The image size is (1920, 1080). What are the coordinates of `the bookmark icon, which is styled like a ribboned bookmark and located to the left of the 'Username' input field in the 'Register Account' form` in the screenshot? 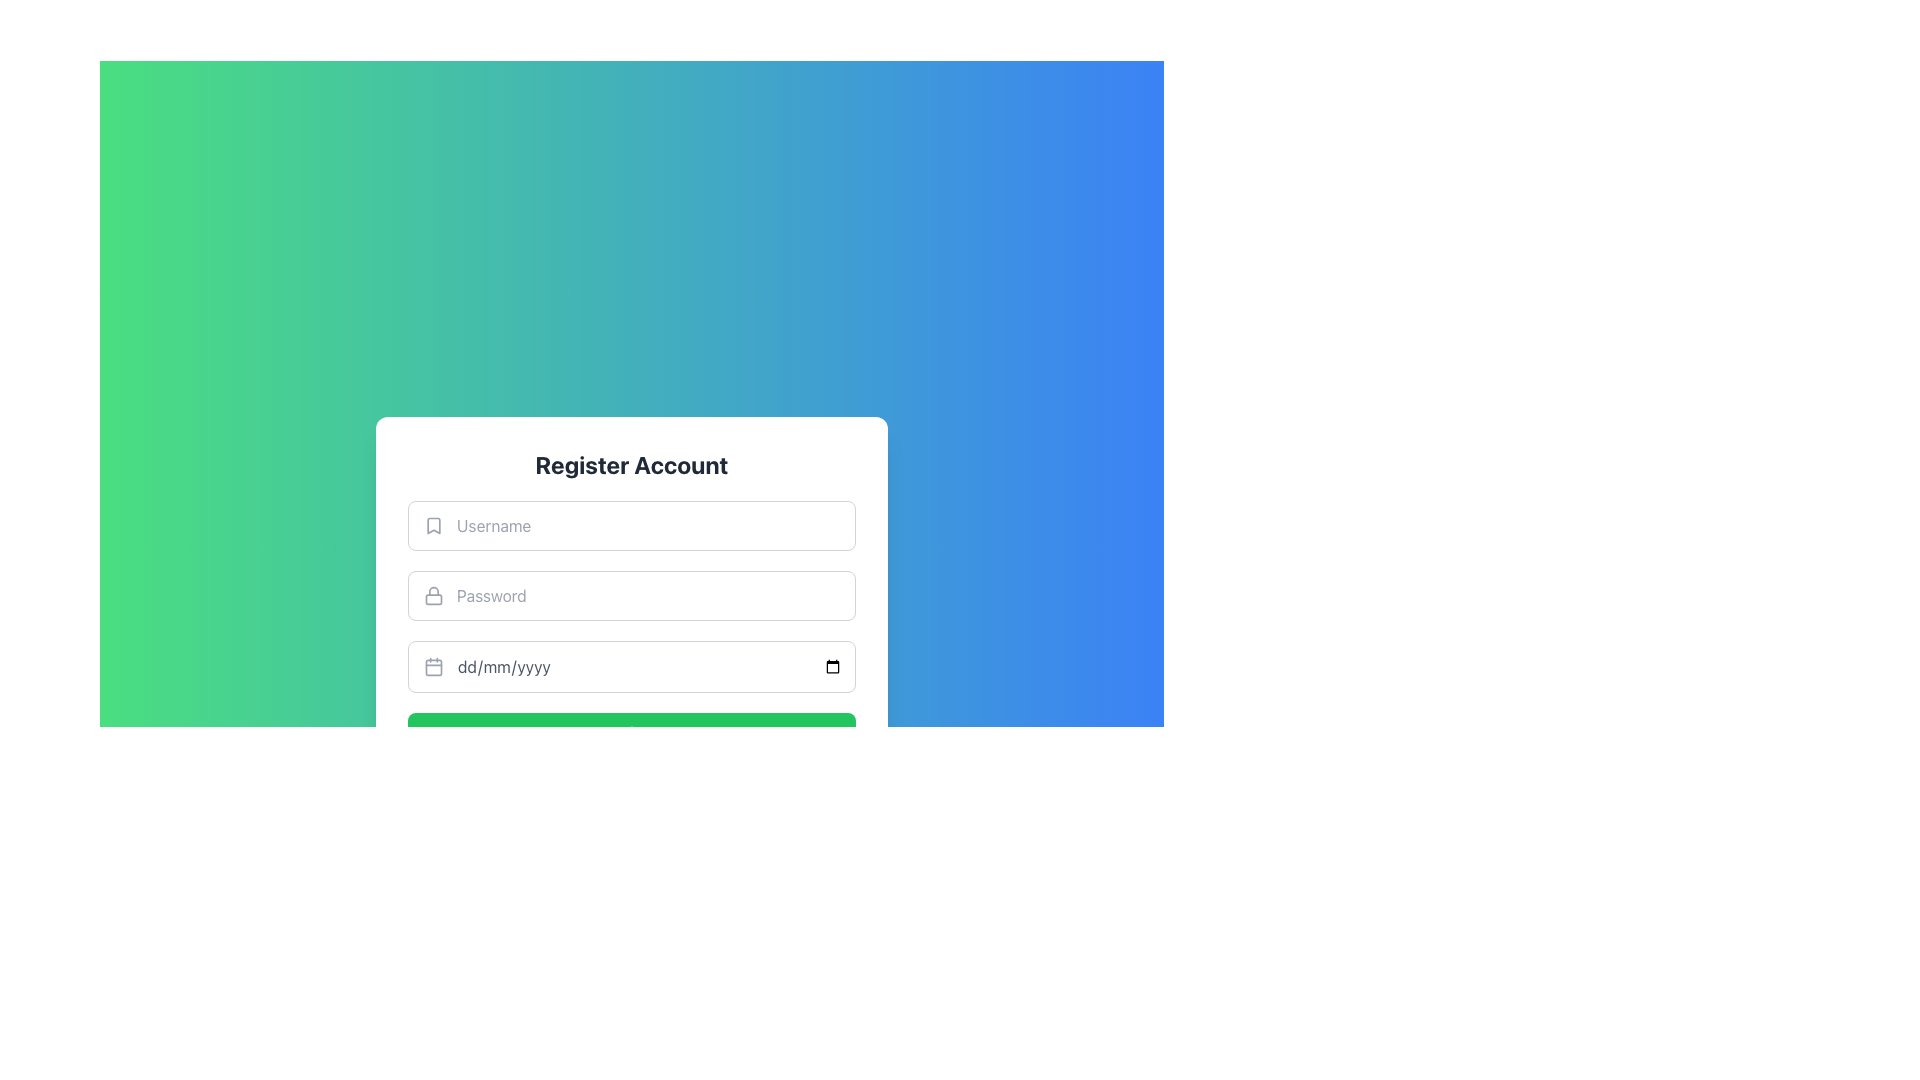 It's located at (432, 524).